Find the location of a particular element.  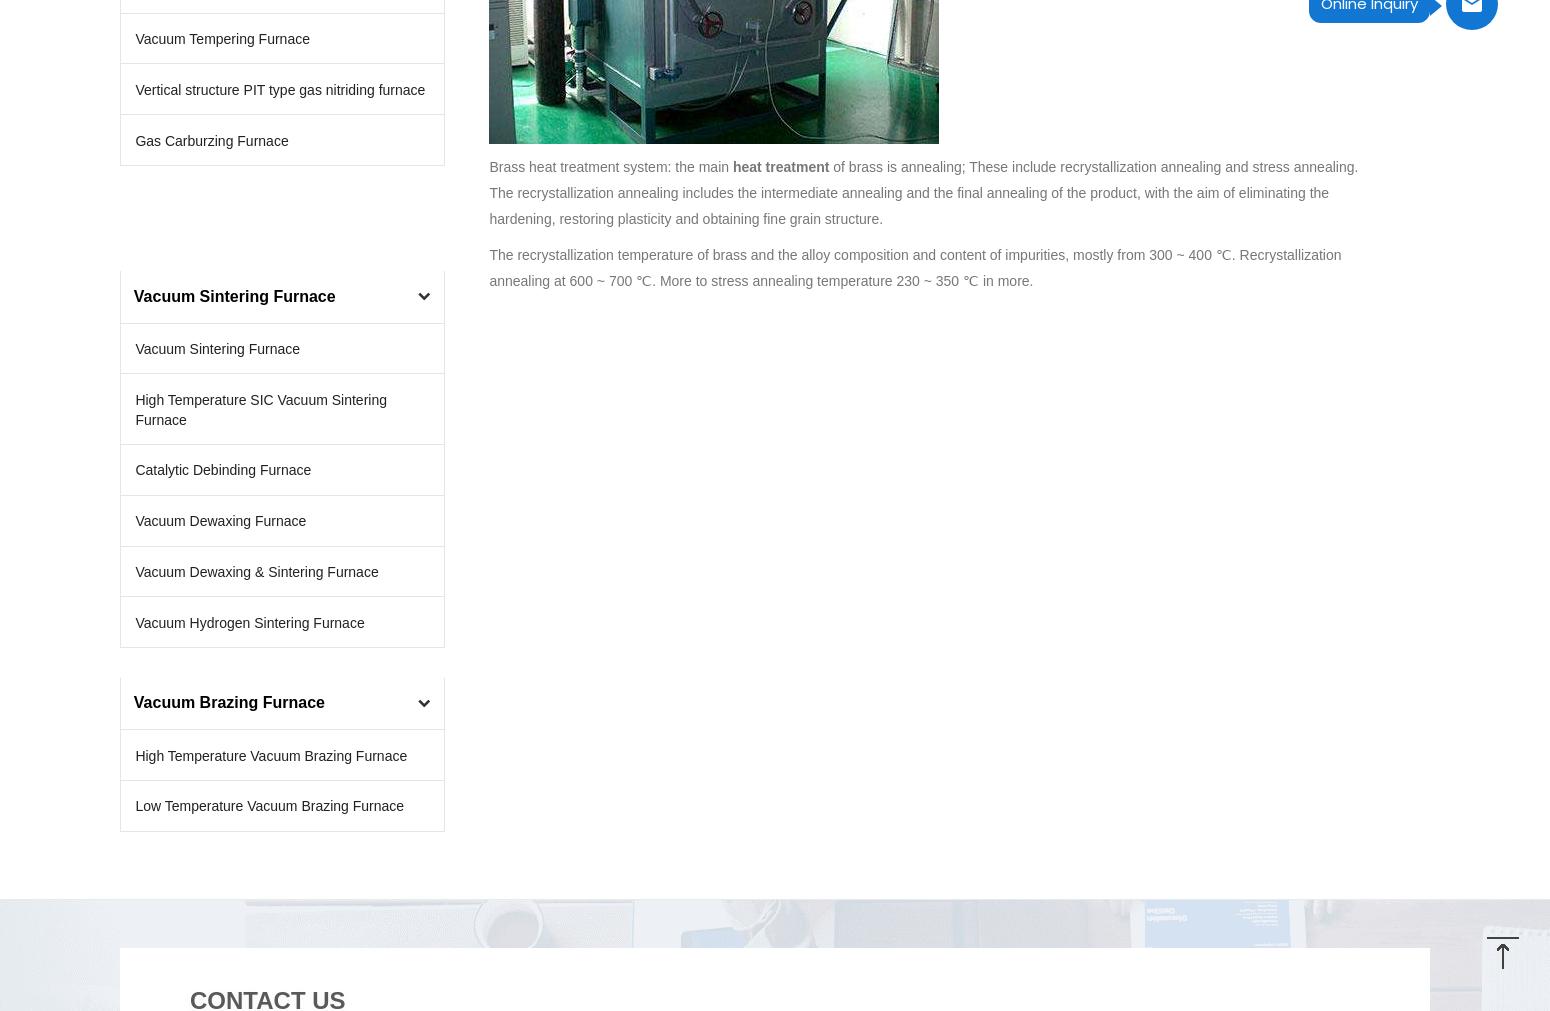

'Catalytic Debinding Furnace' is located at coordinates (222, 469).